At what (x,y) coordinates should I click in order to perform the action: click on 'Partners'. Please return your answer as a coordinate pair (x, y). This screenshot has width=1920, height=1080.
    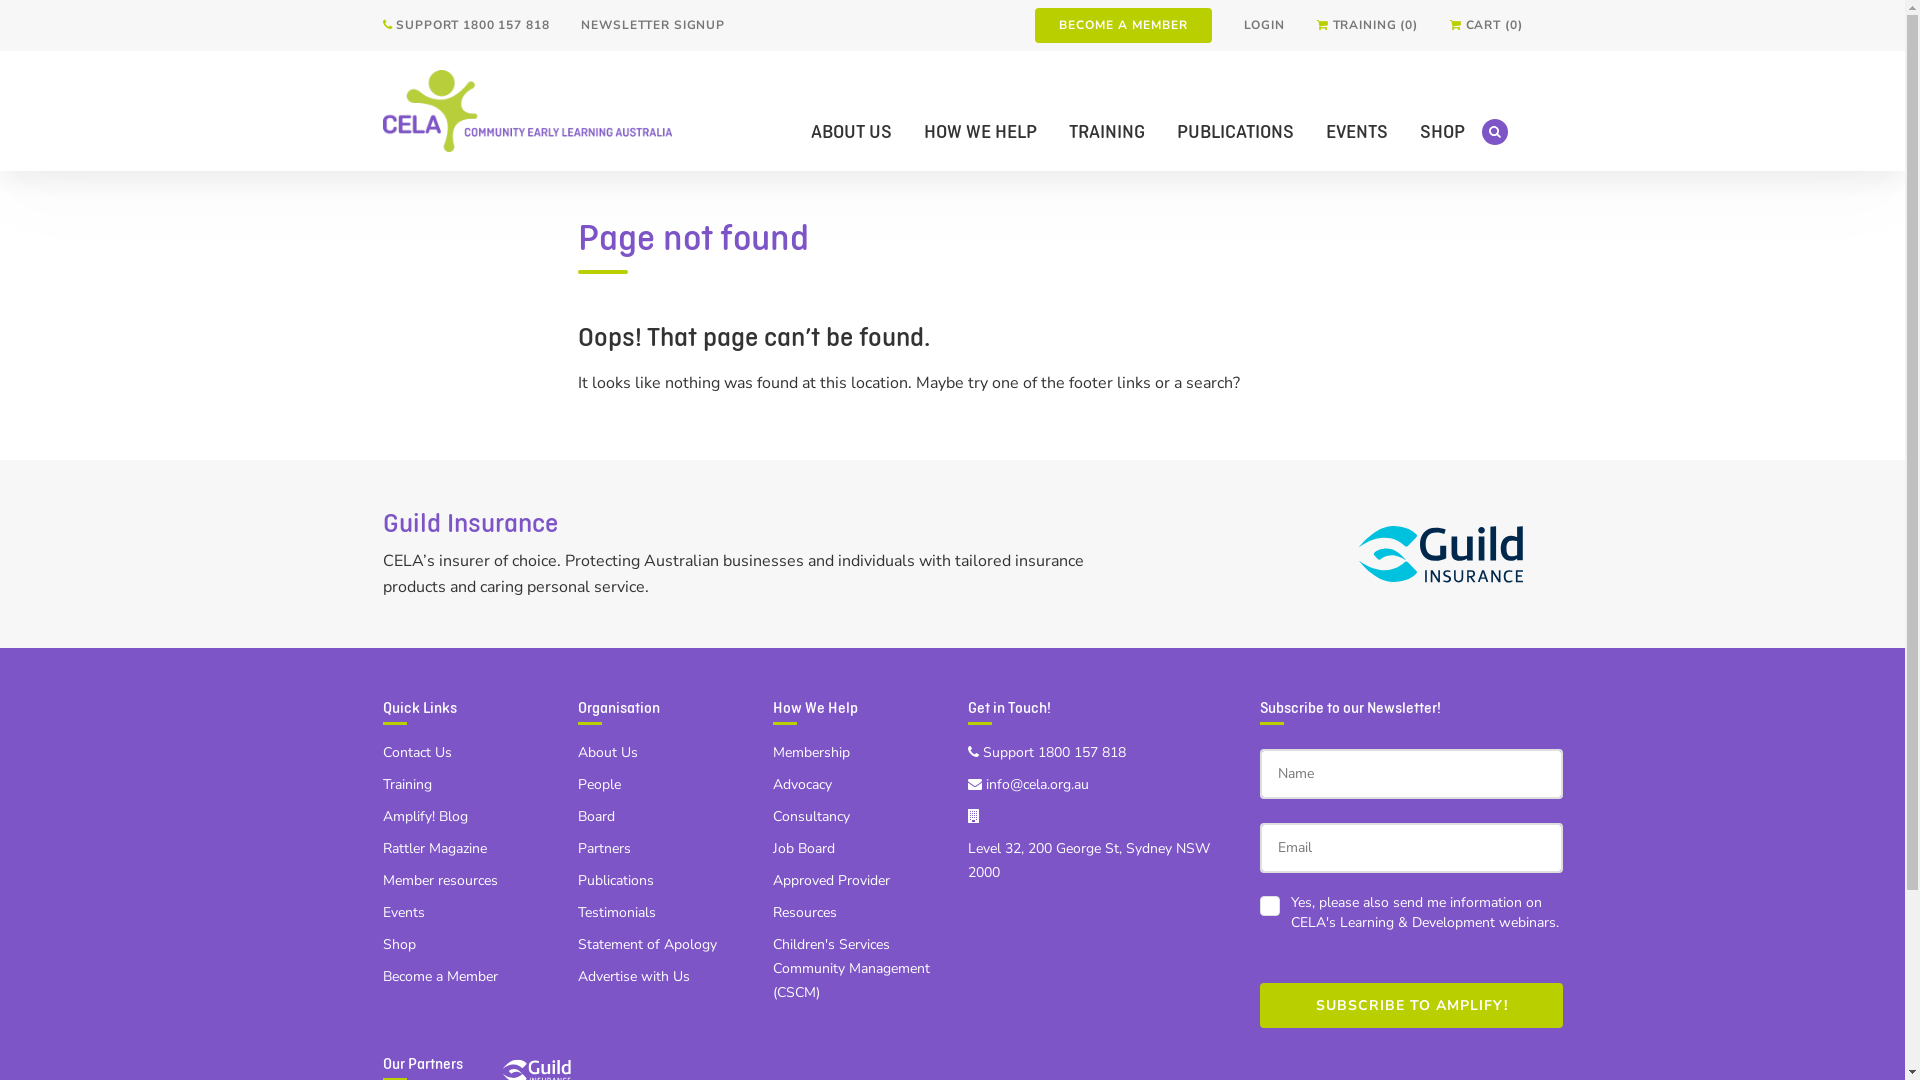
    Looking at the image, I should click on (576, 848).